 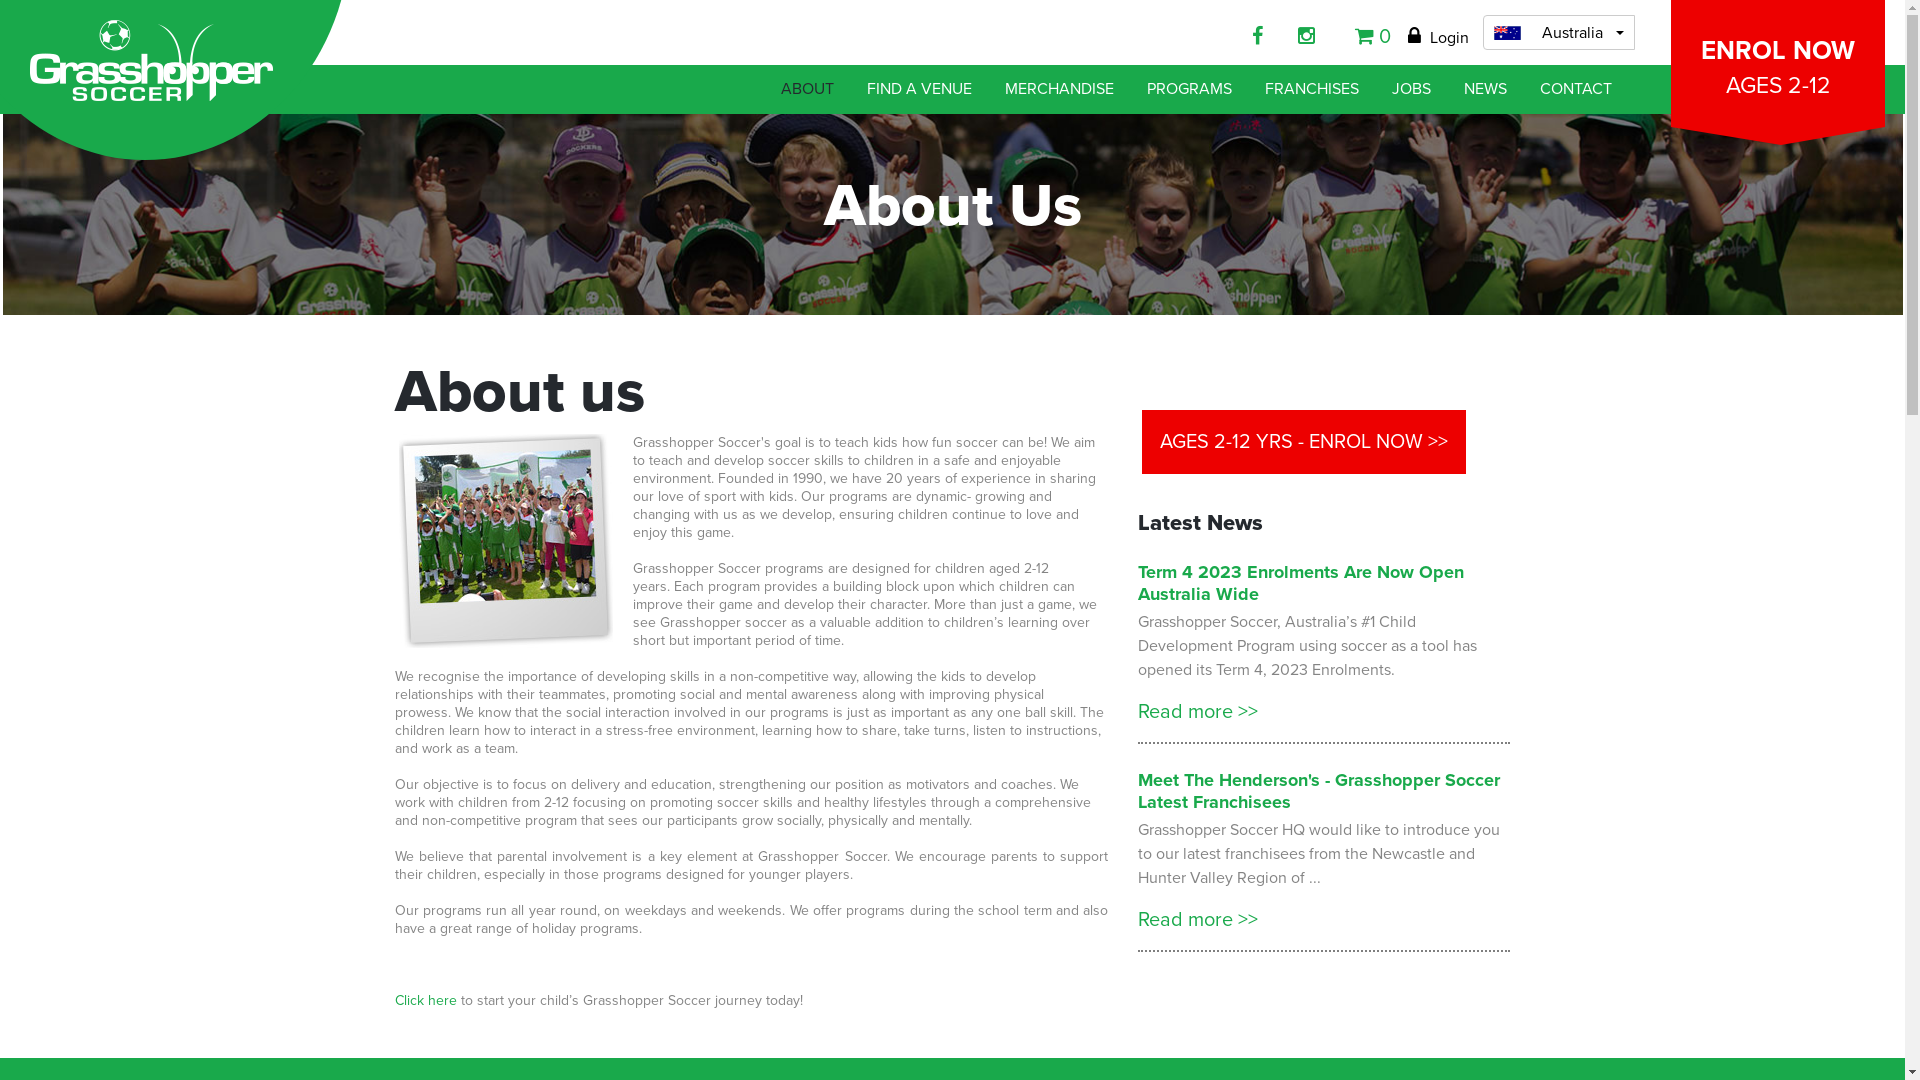 What do you see at coordinates (1485, 88) in the screenshot?
I see `'NEWS'` at bounding box center [1485, 88].